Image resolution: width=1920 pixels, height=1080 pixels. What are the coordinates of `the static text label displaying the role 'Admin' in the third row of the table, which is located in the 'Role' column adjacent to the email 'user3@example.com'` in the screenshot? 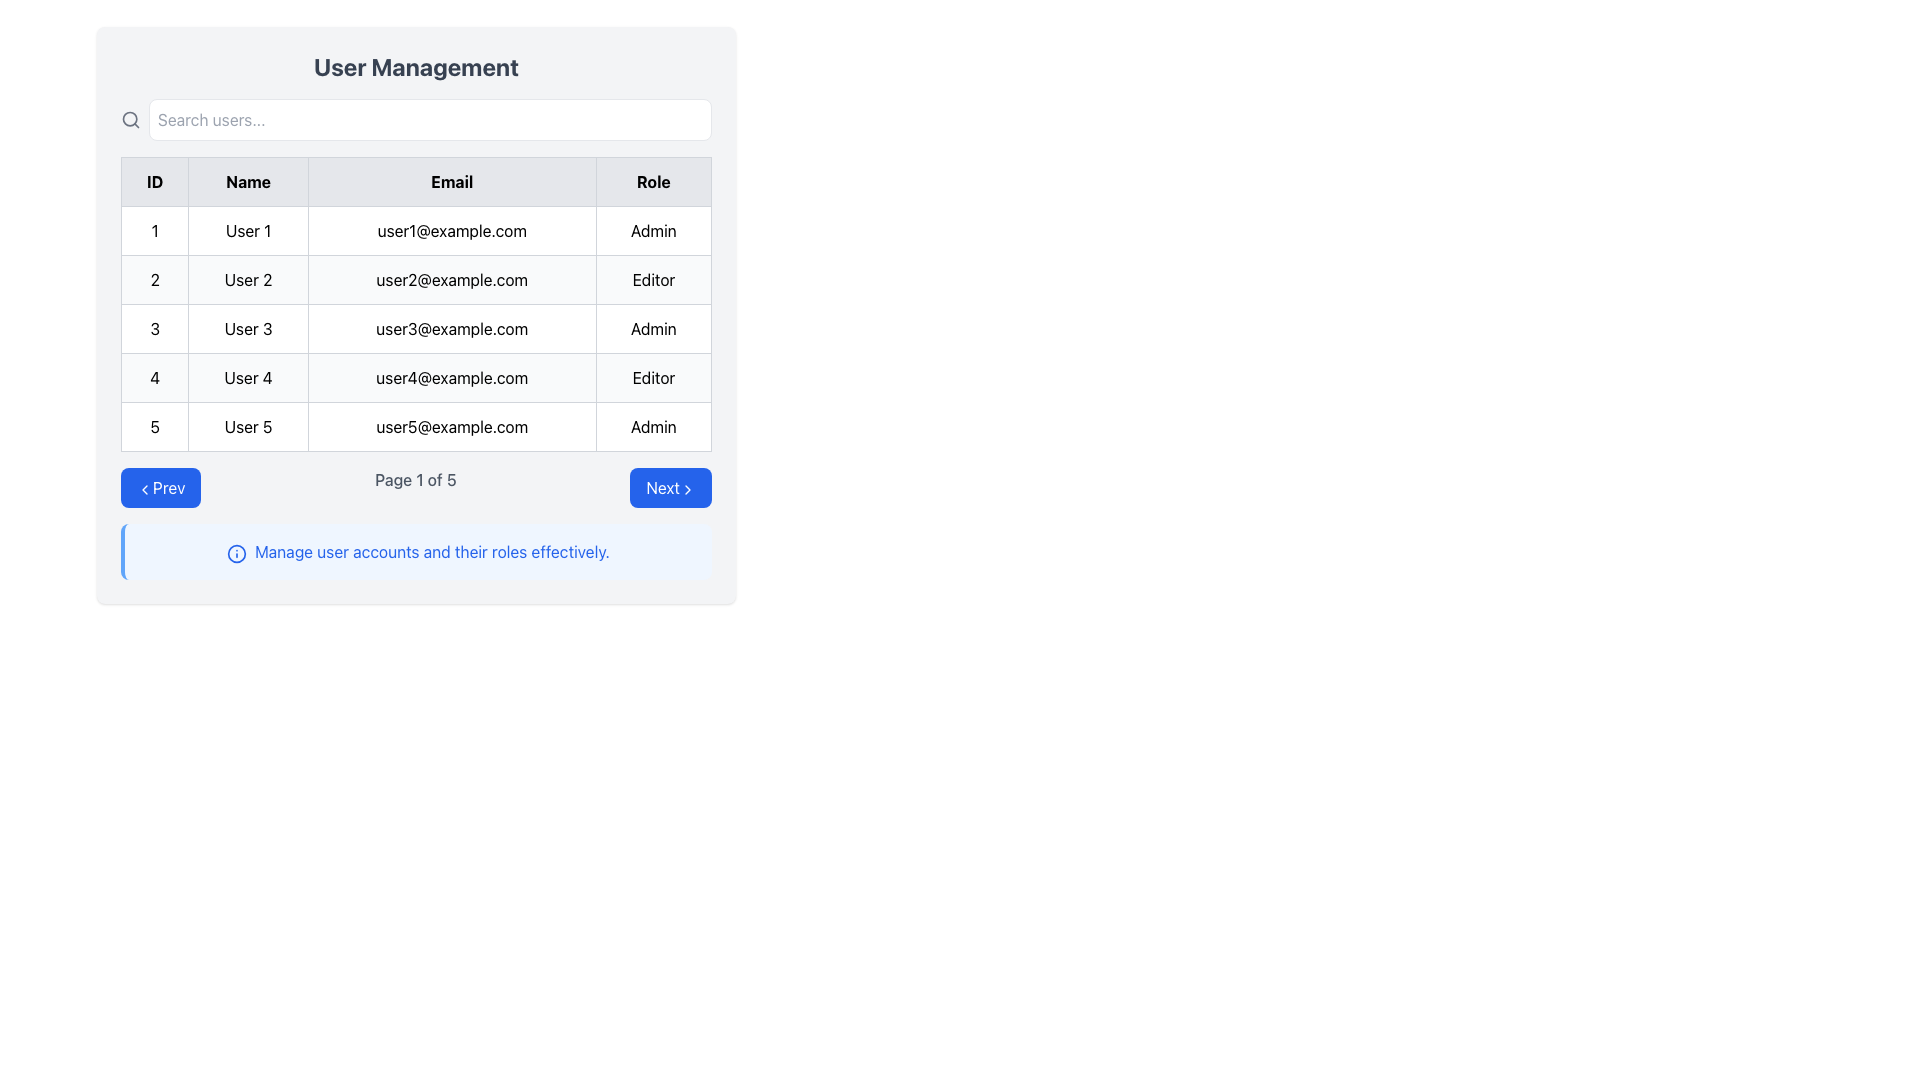 It's located at (653, 327).